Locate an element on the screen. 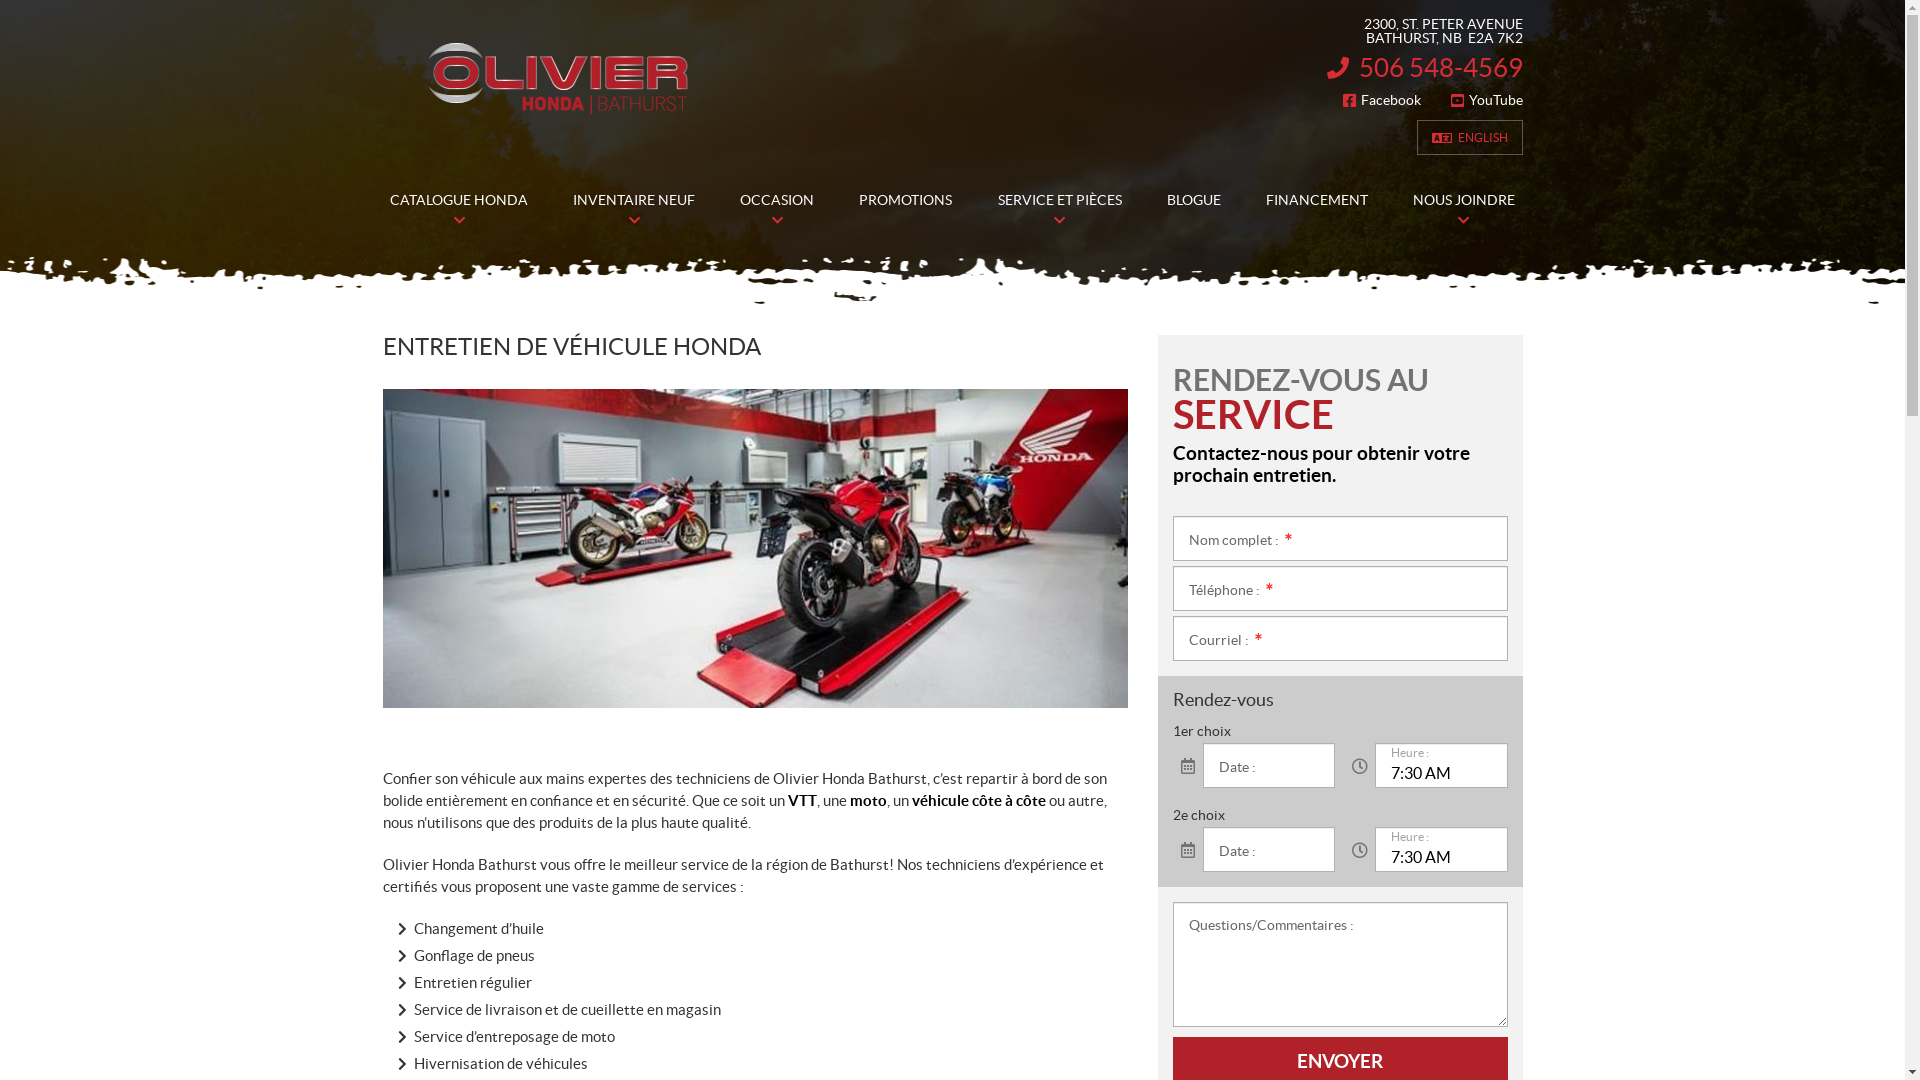  '2300, ST. PETER AVENUE is located at coordinates (1423, 31).